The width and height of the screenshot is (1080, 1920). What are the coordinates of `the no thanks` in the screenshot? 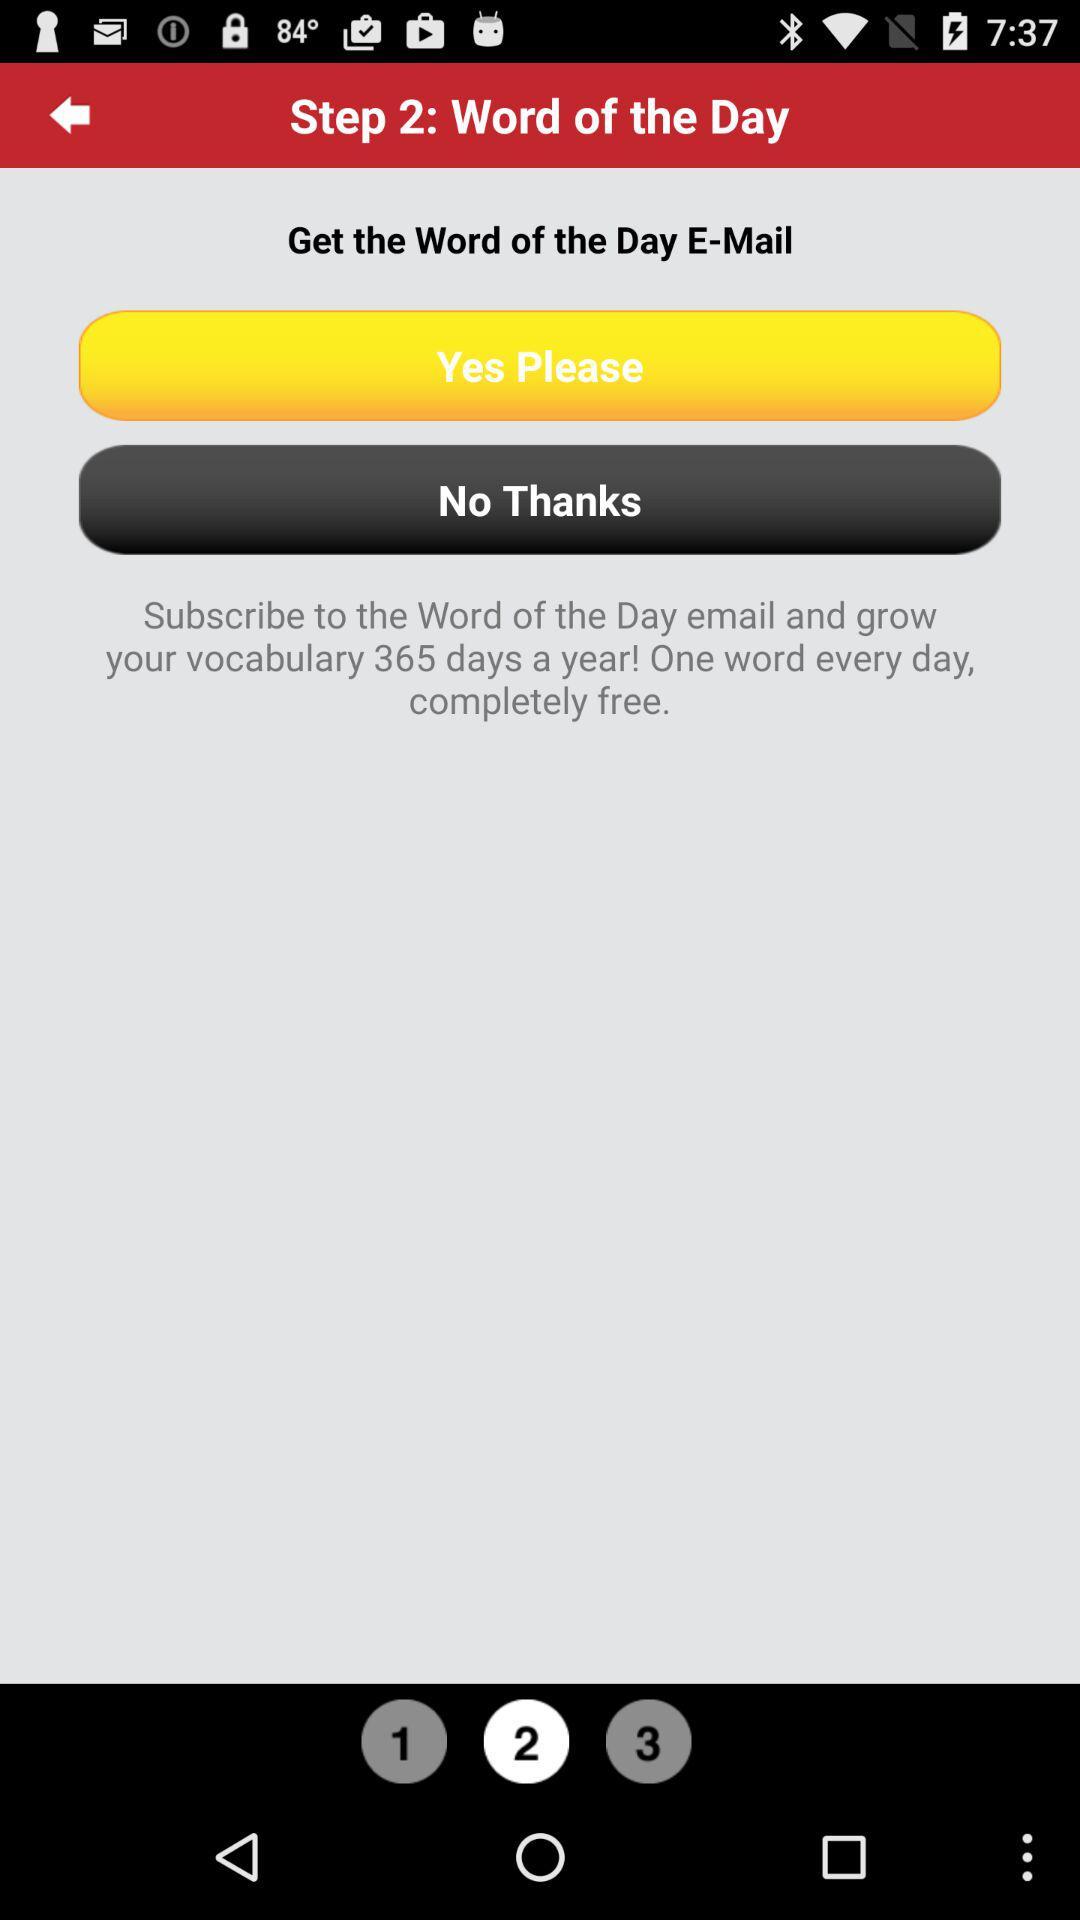 It's located at (540, 499).